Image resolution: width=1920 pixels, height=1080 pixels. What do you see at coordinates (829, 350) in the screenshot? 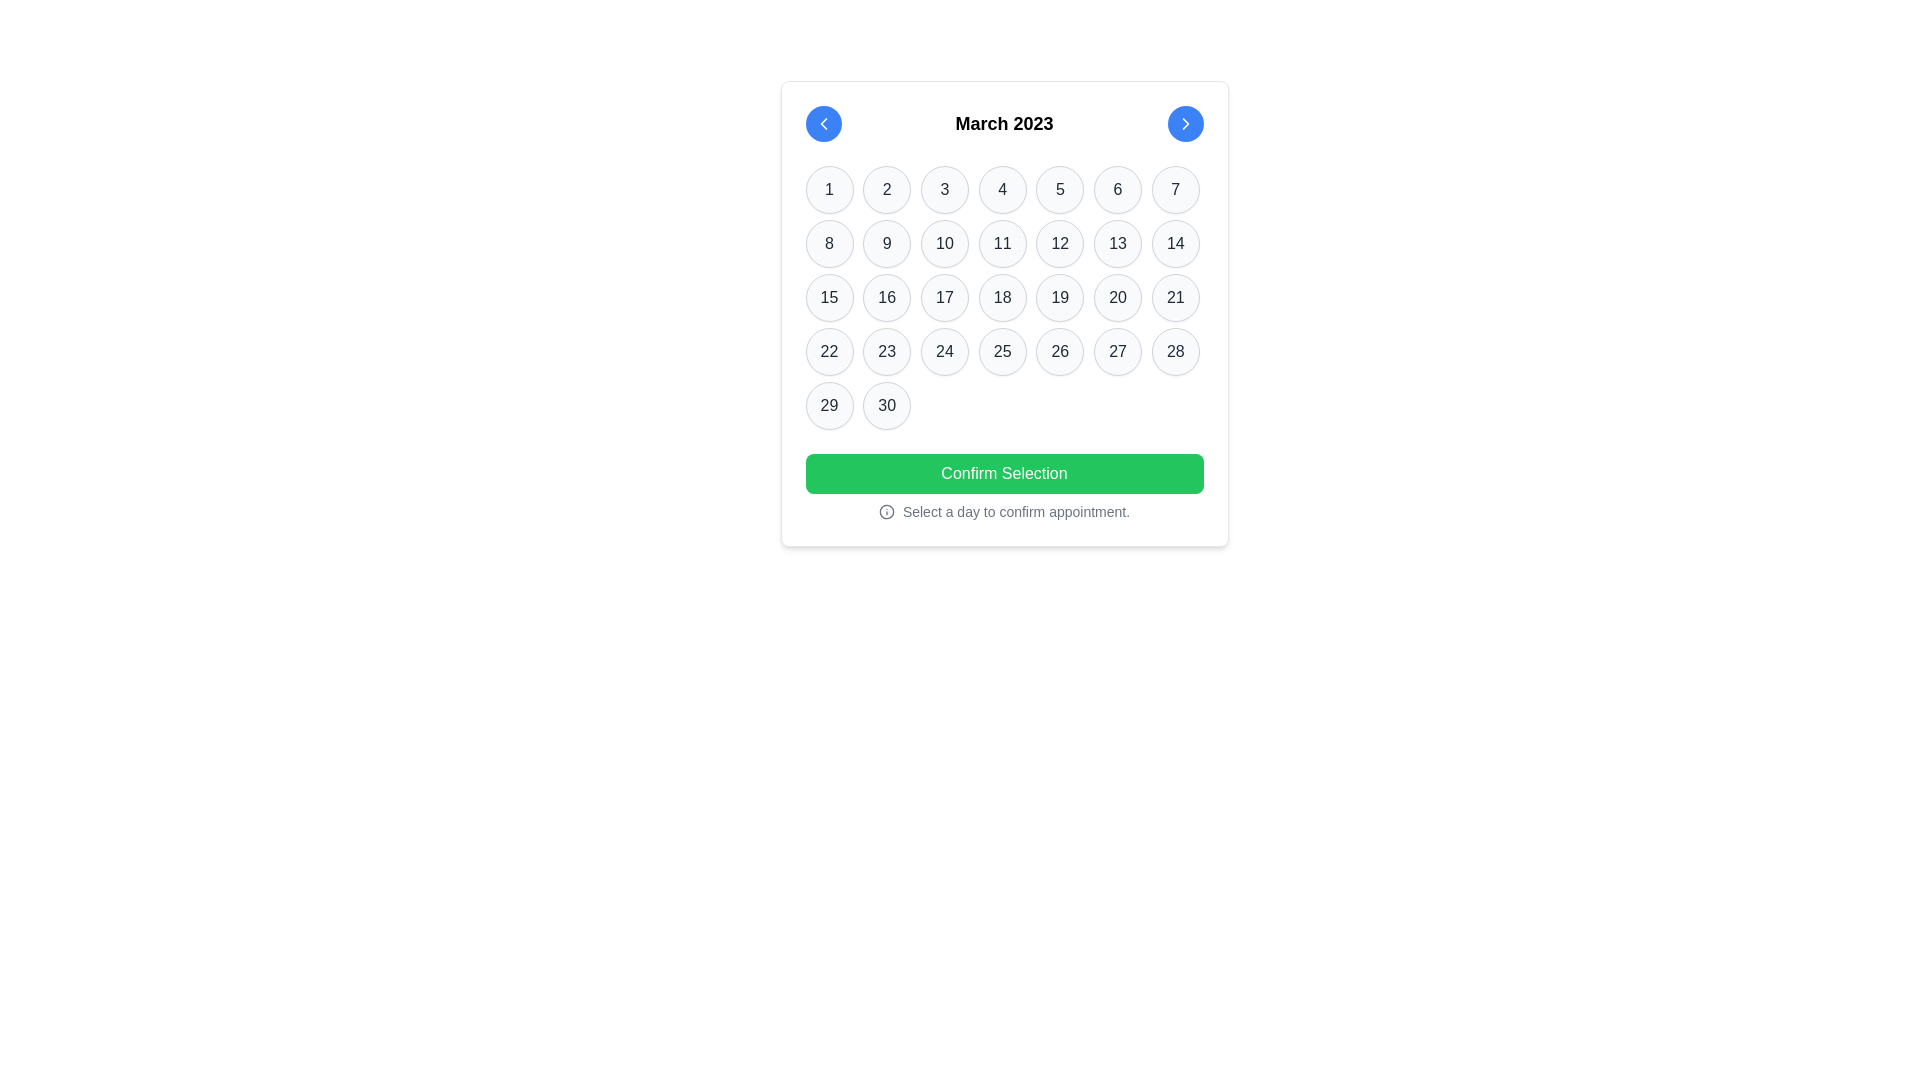
I see `the button representing the 22nd day of the month in the calendar grid layout, which is located in the fourth row and first column` at bounding box center [829, 350].